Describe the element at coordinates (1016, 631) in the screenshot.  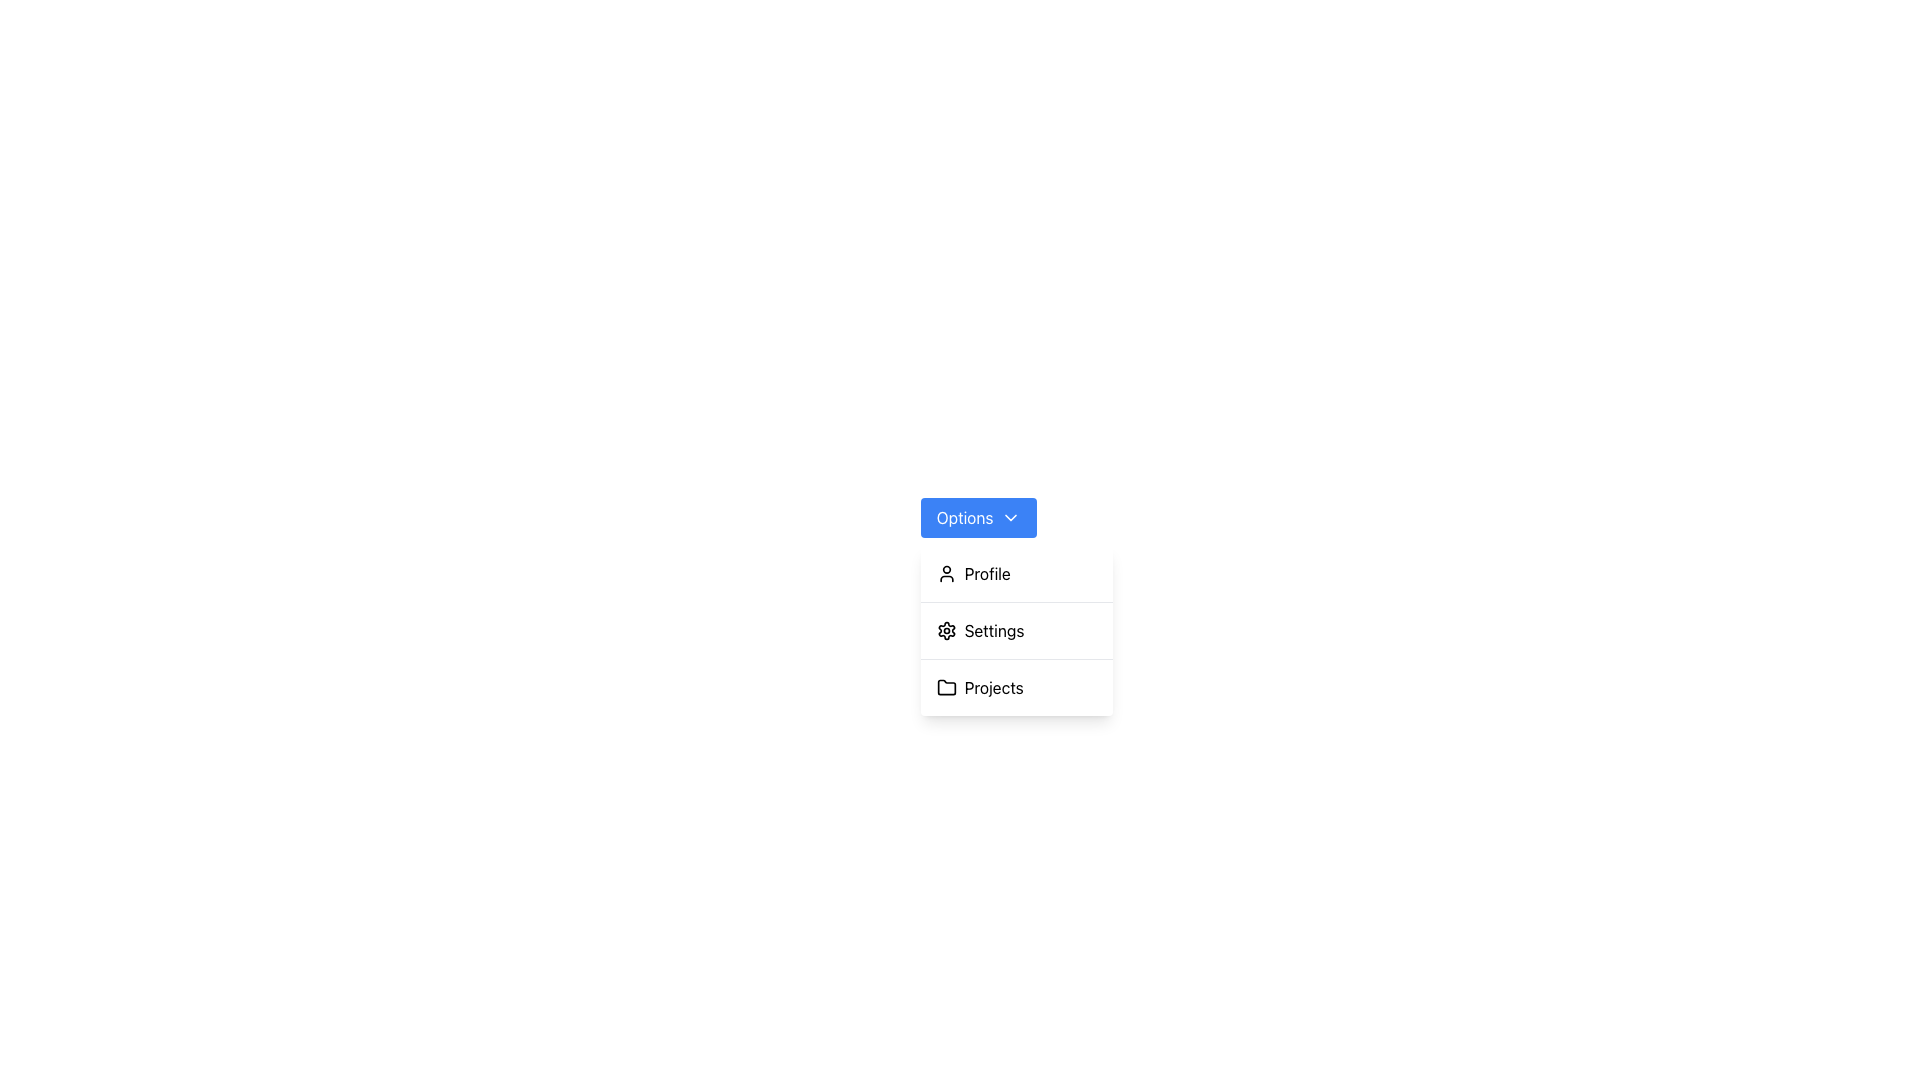
I see `the second item in the Navigation menu that leads to the 'Settings' page` at that location.